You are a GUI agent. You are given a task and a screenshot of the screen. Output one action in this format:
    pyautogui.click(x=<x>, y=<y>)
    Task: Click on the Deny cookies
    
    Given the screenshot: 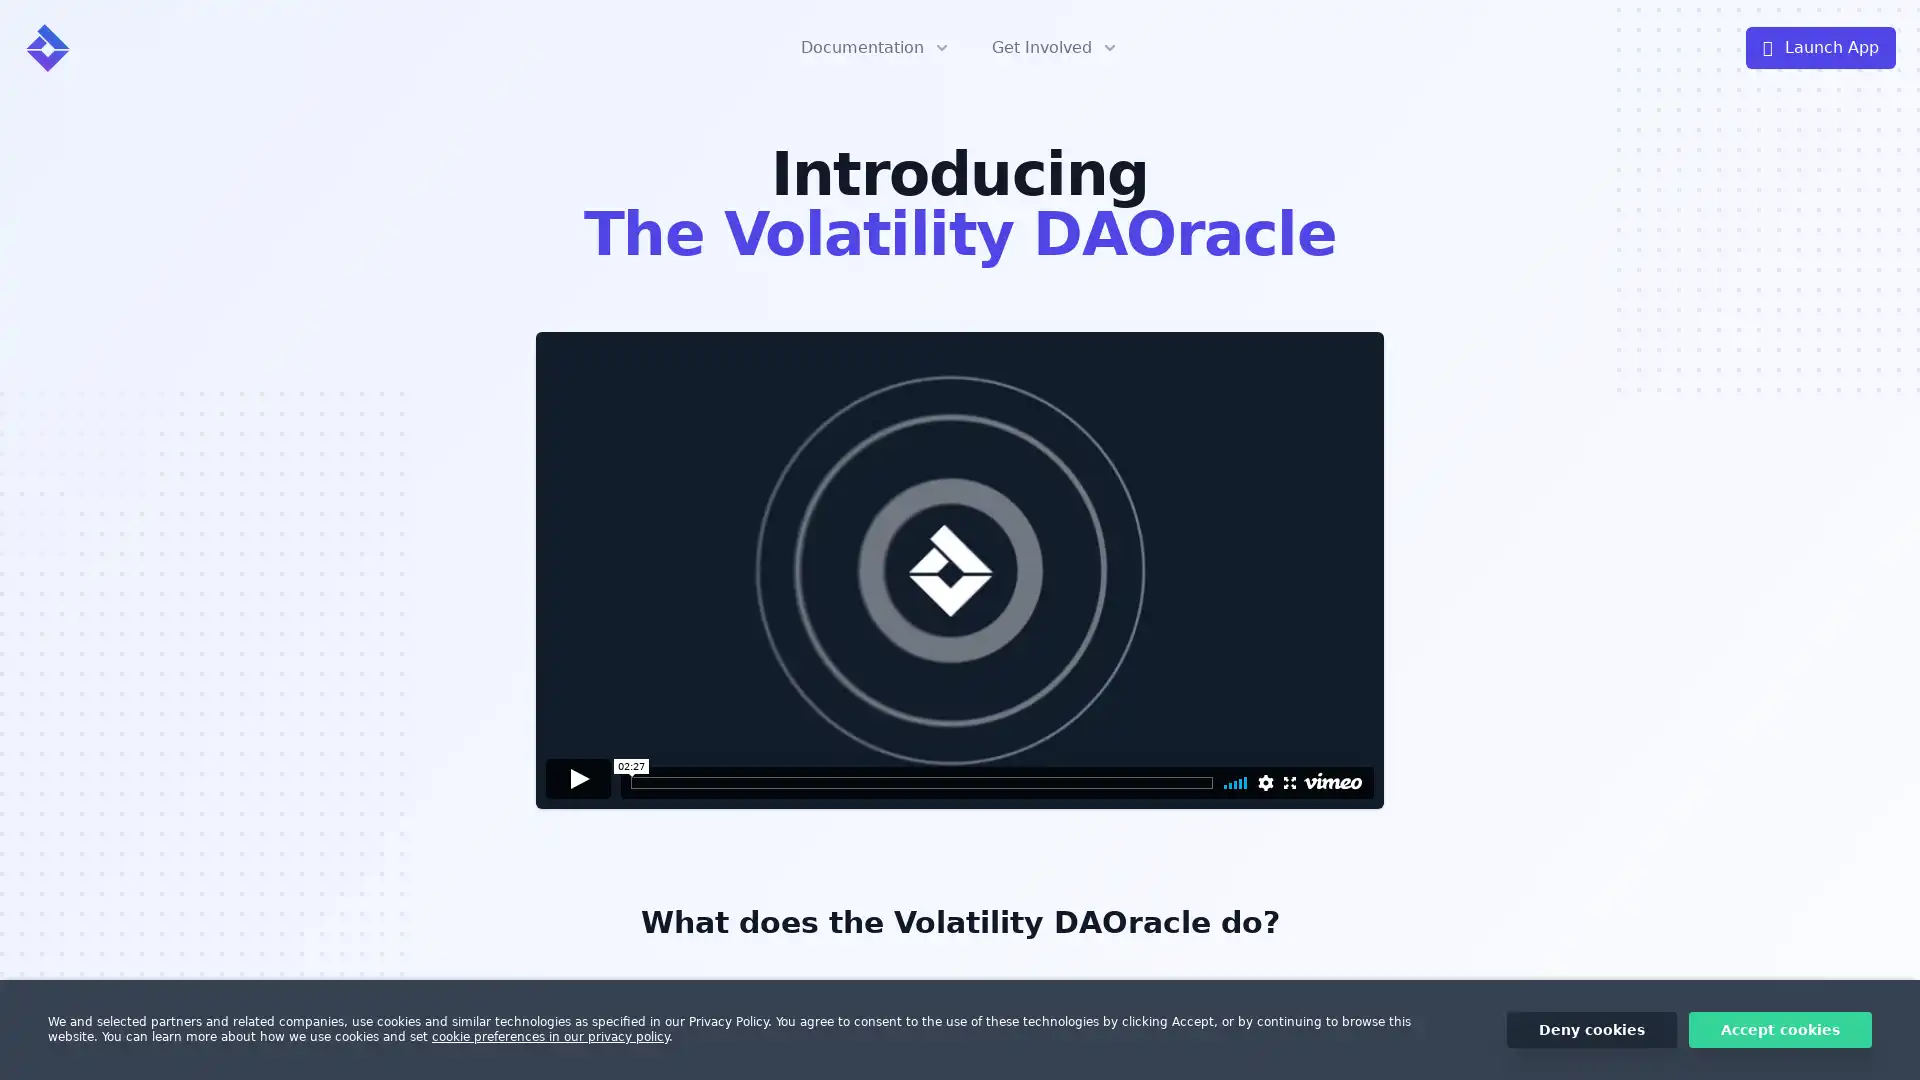 What is the action you would take?
    pyautogui.click(x=1591, y=1029)
    